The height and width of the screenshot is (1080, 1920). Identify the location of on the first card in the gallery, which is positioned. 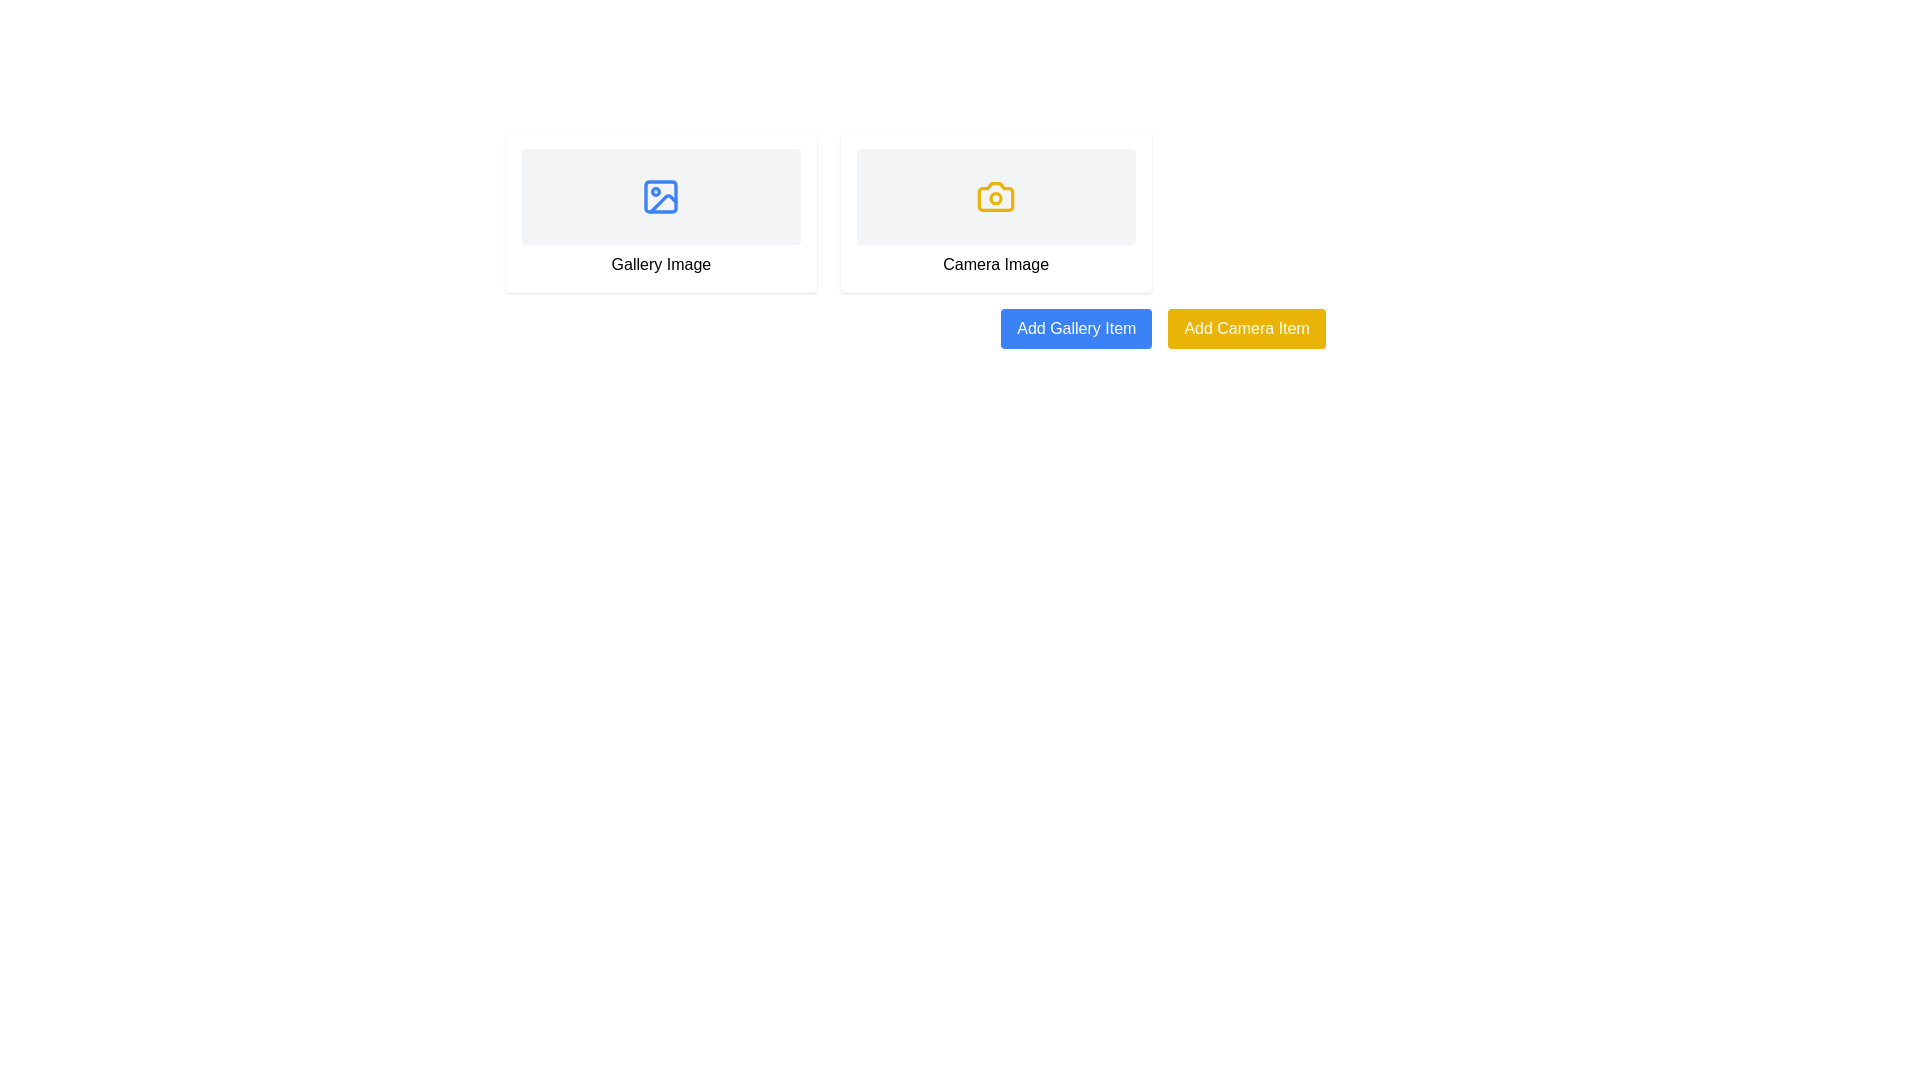
(661, 212).